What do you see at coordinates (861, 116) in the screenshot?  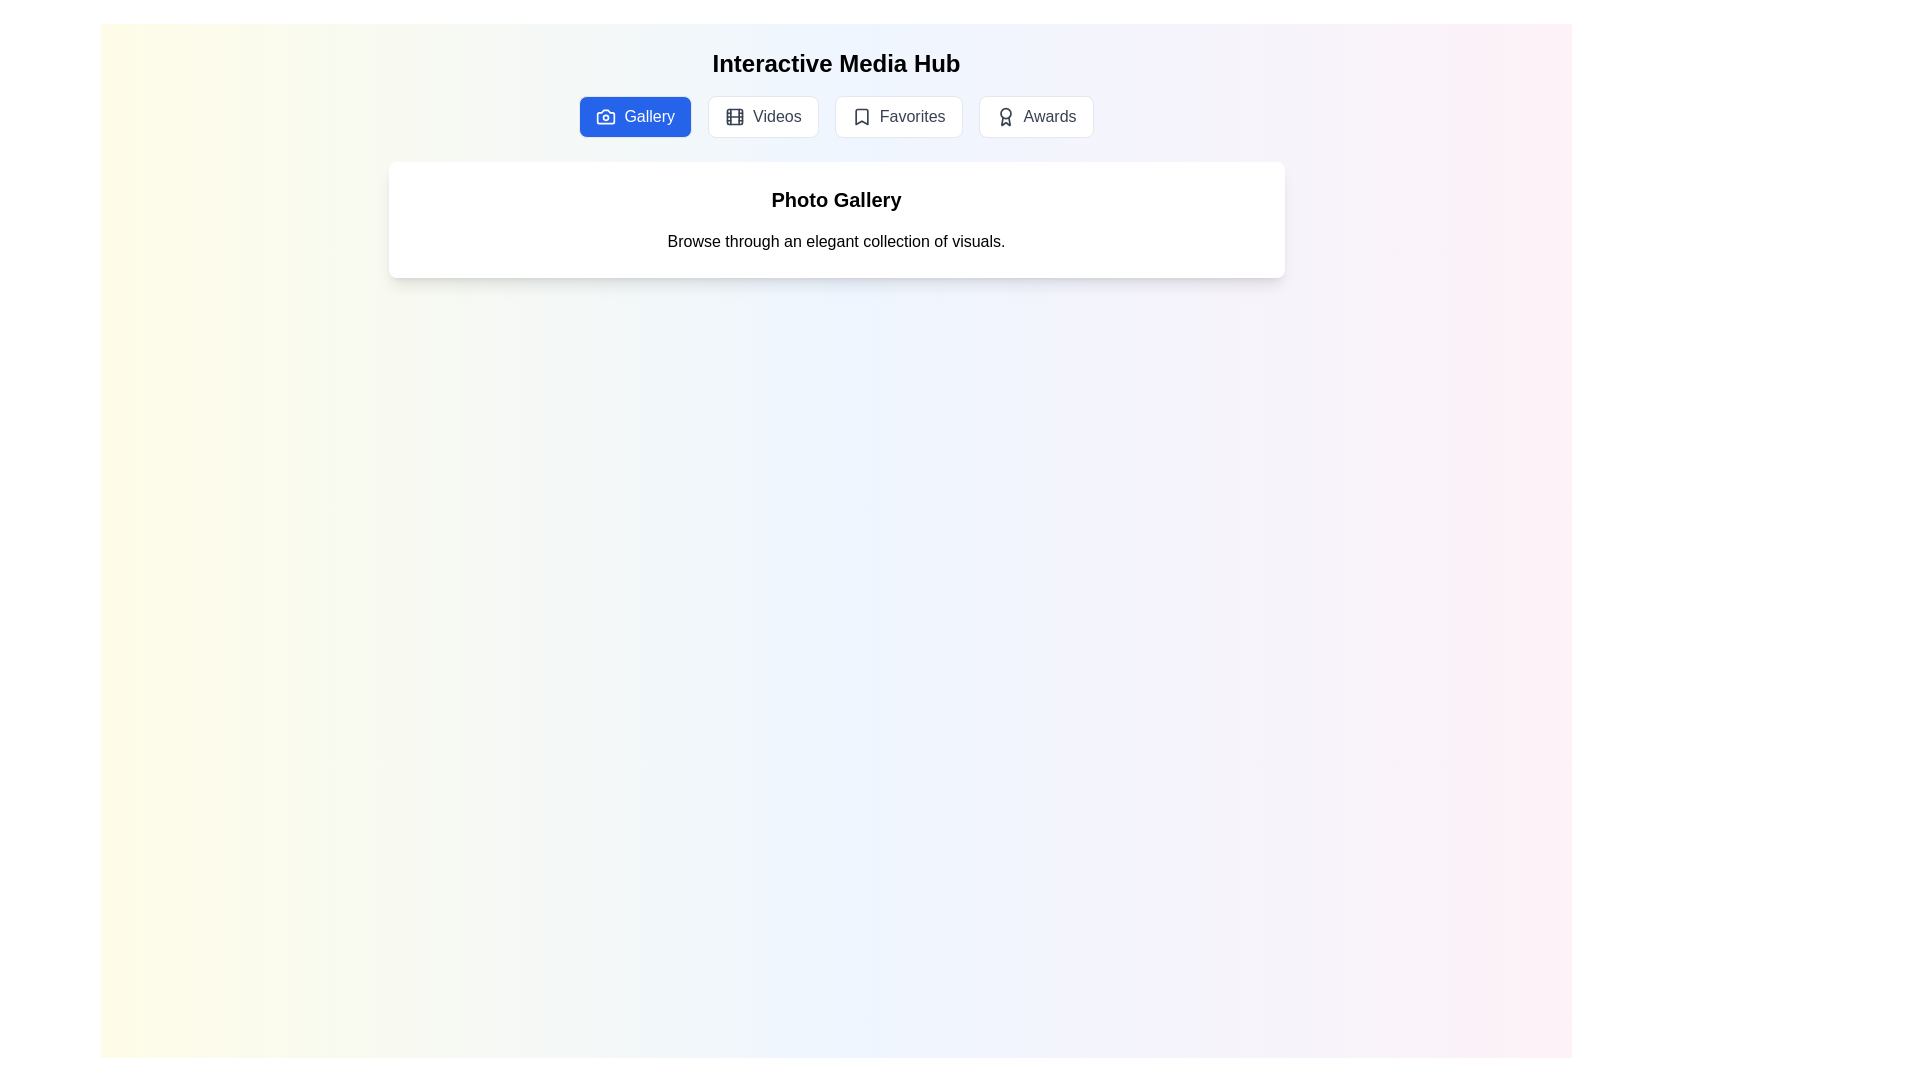 I see `the bookmark-shaped icon within the 'Favorites' button in the navigation bar, which is depicted with a folded bookmark design` at bounding box center [861, 116].